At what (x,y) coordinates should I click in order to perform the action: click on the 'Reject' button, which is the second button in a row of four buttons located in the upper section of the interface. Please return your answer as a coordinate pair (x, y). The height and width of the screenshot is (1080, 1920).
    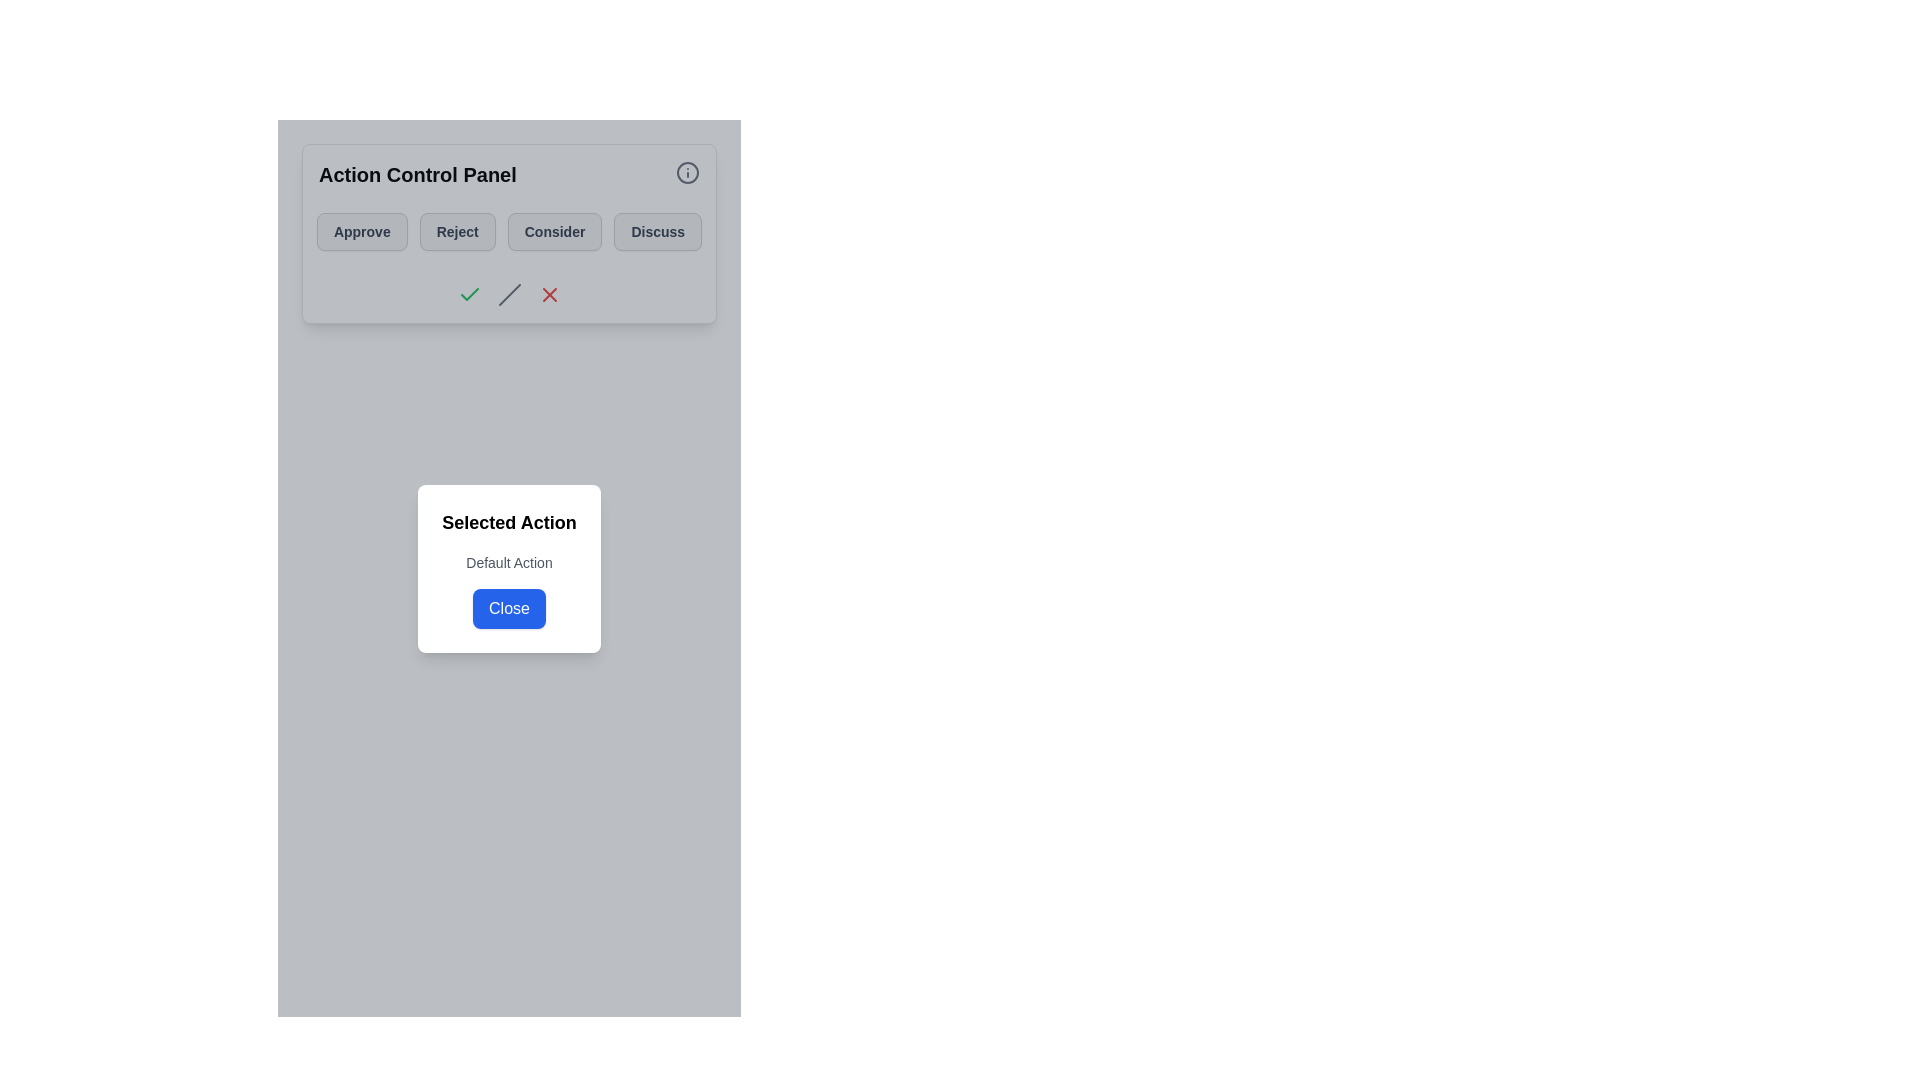
    Looking at the image, I should click on (456, 230).